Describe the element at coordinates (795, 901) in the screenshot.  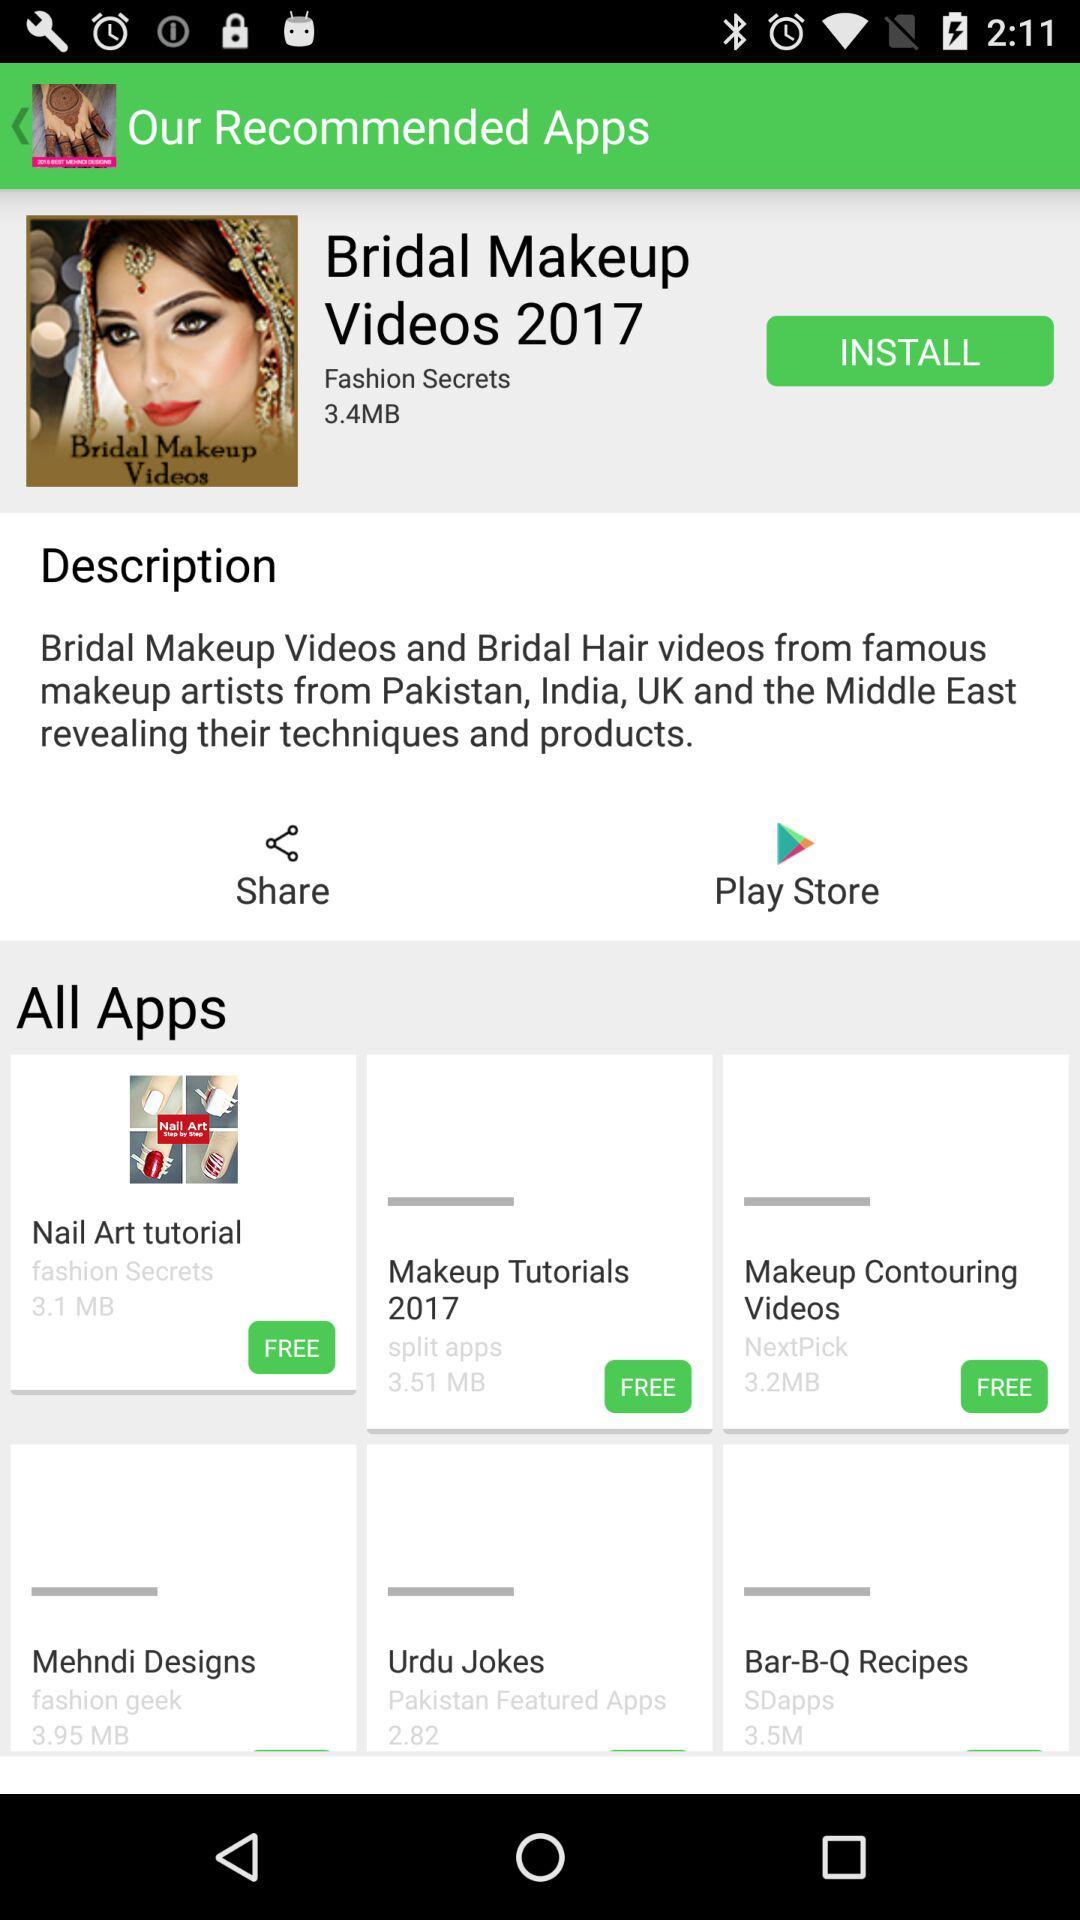
I see `the play icon` at that location.